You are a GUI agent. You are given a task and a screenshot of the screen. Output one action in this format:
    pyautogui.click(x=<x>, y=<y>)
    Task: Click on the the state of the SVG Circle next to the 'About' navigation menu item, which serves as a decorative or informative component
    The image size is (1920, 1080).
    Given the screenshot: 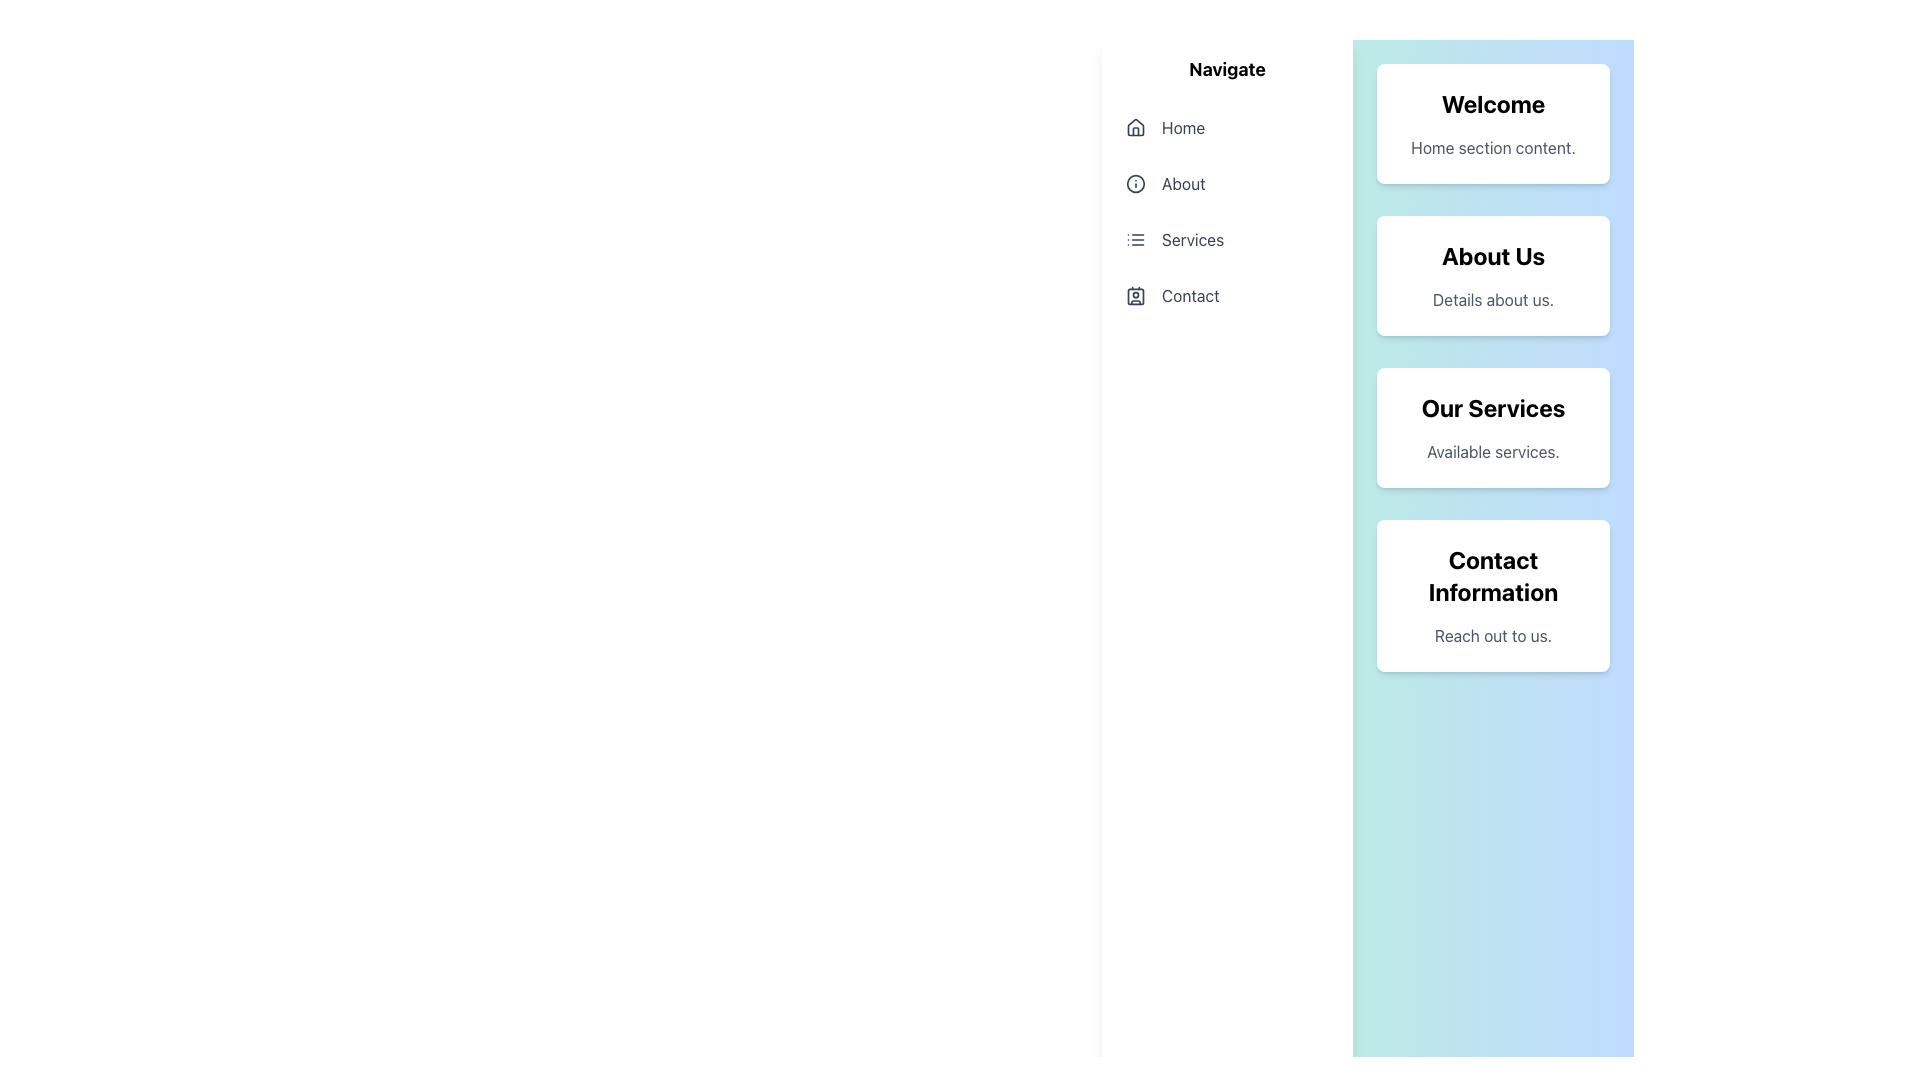 What is the action you would take?
    pyautogui.click(x=1136, y=184)
    